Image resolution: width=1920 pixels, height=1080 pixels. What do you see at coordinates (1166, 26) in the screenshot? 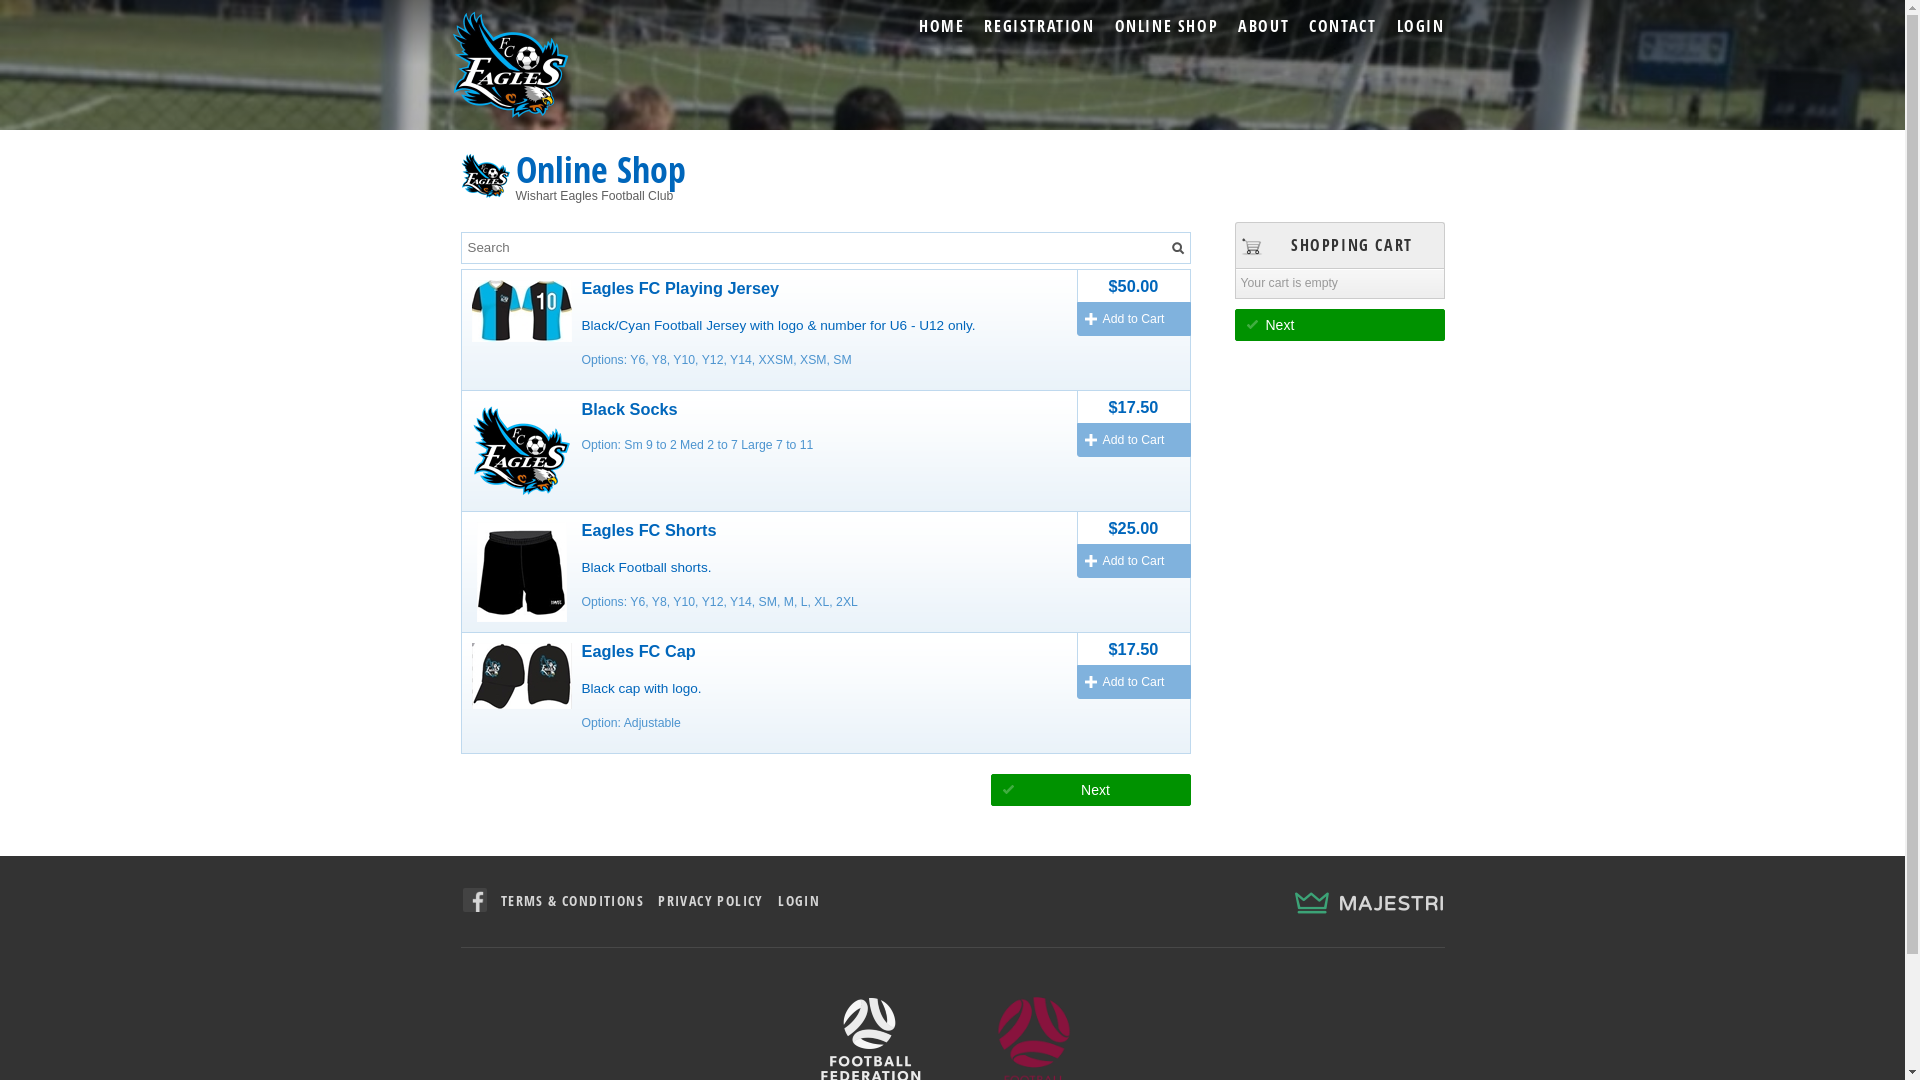
I see `'ONLINE SHOP'` at bounding box center [1166, 26].